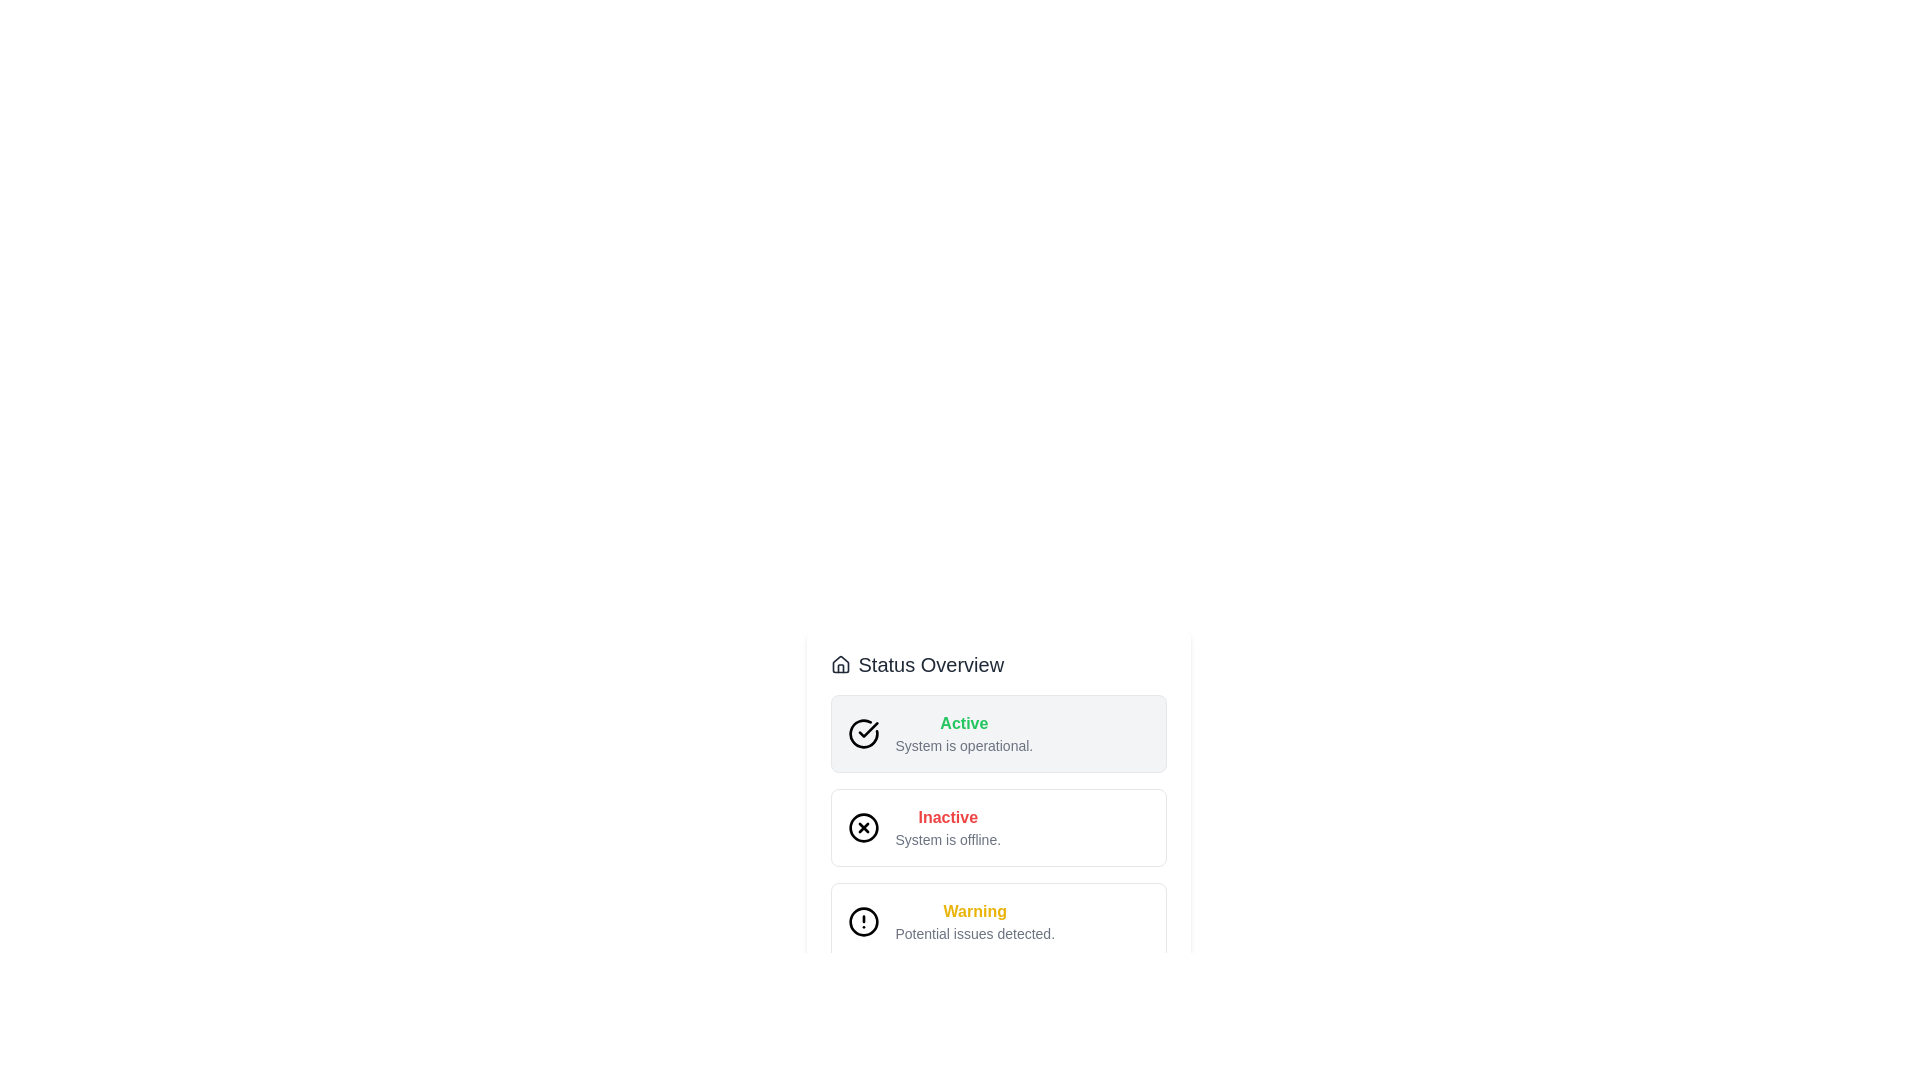 The width and height of the screenshot is (1920, 1080). What do you see at coordinates (863, 733) in the screenshot?
I see `circular arc graphic representing the 'Active' status in the 'Status Overview' interface` at bounding box center [863, 733].